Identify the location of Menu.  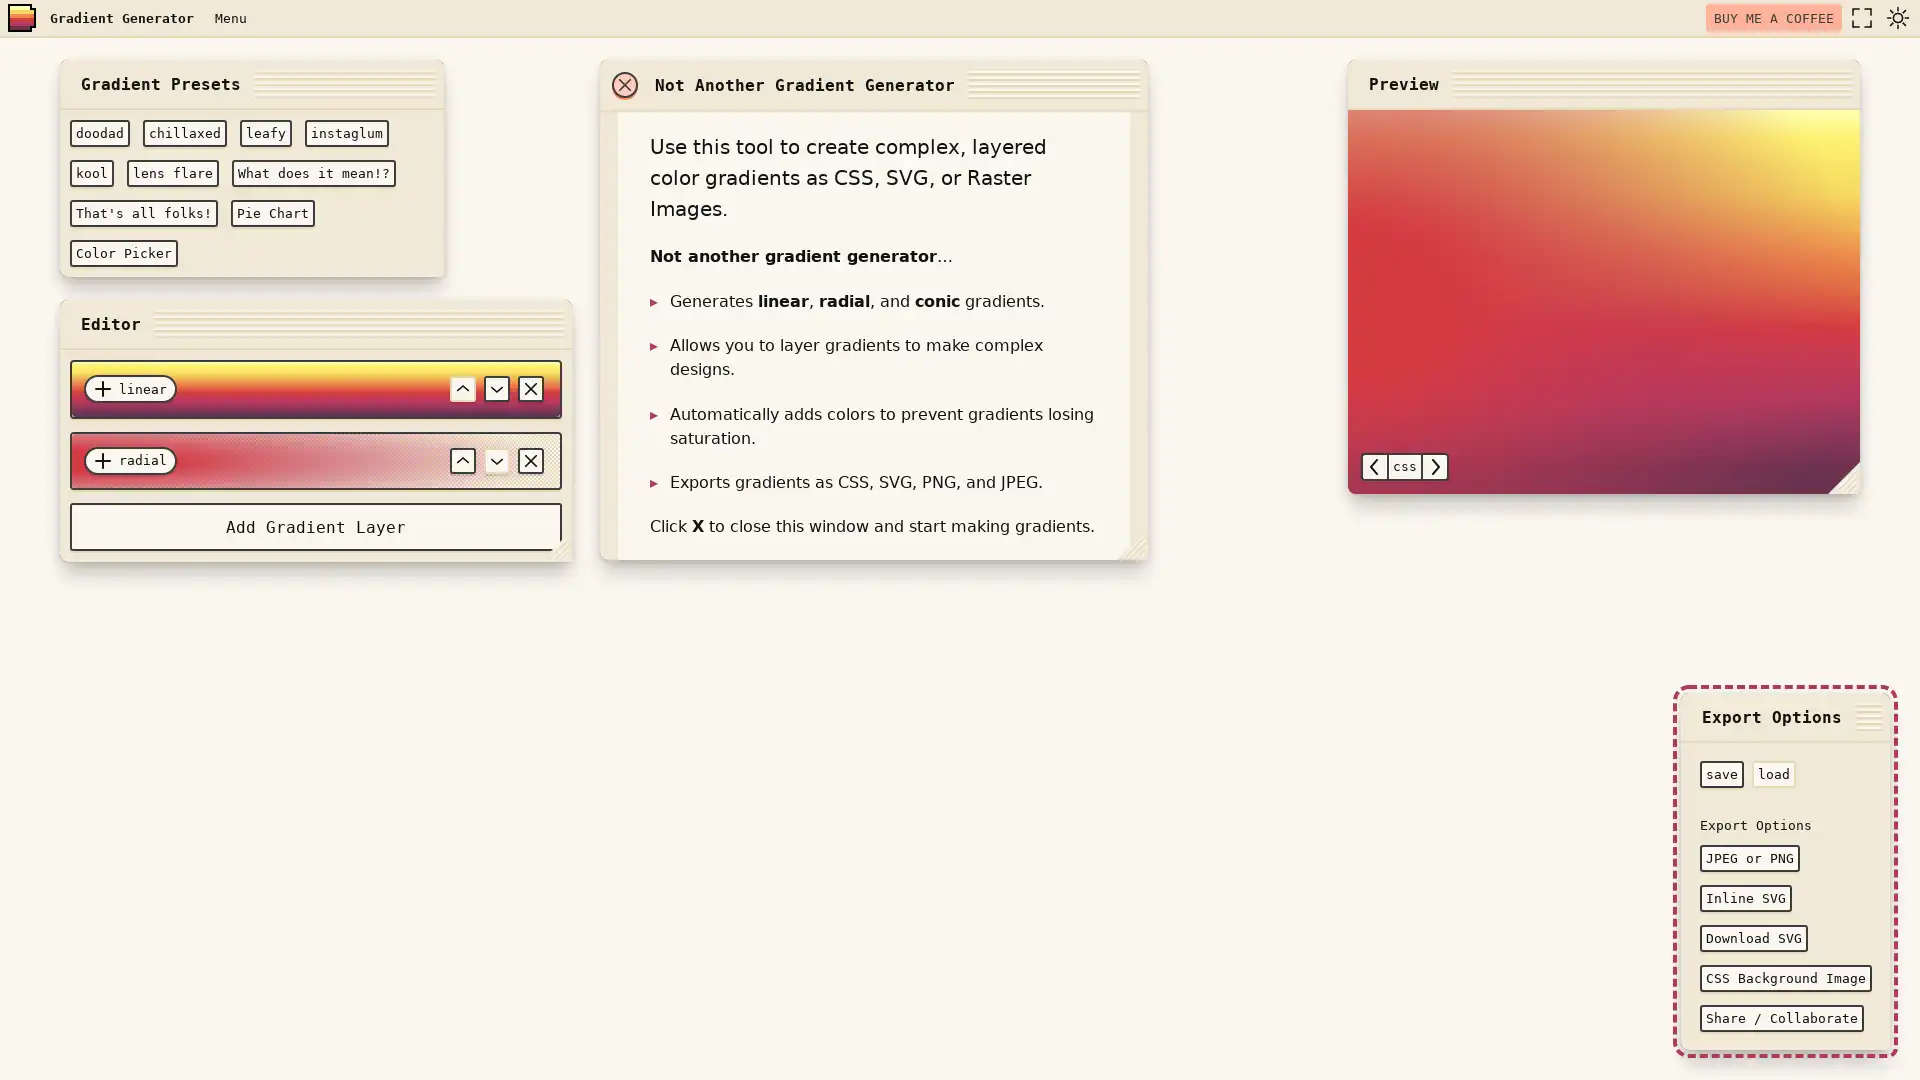
(230, 17).